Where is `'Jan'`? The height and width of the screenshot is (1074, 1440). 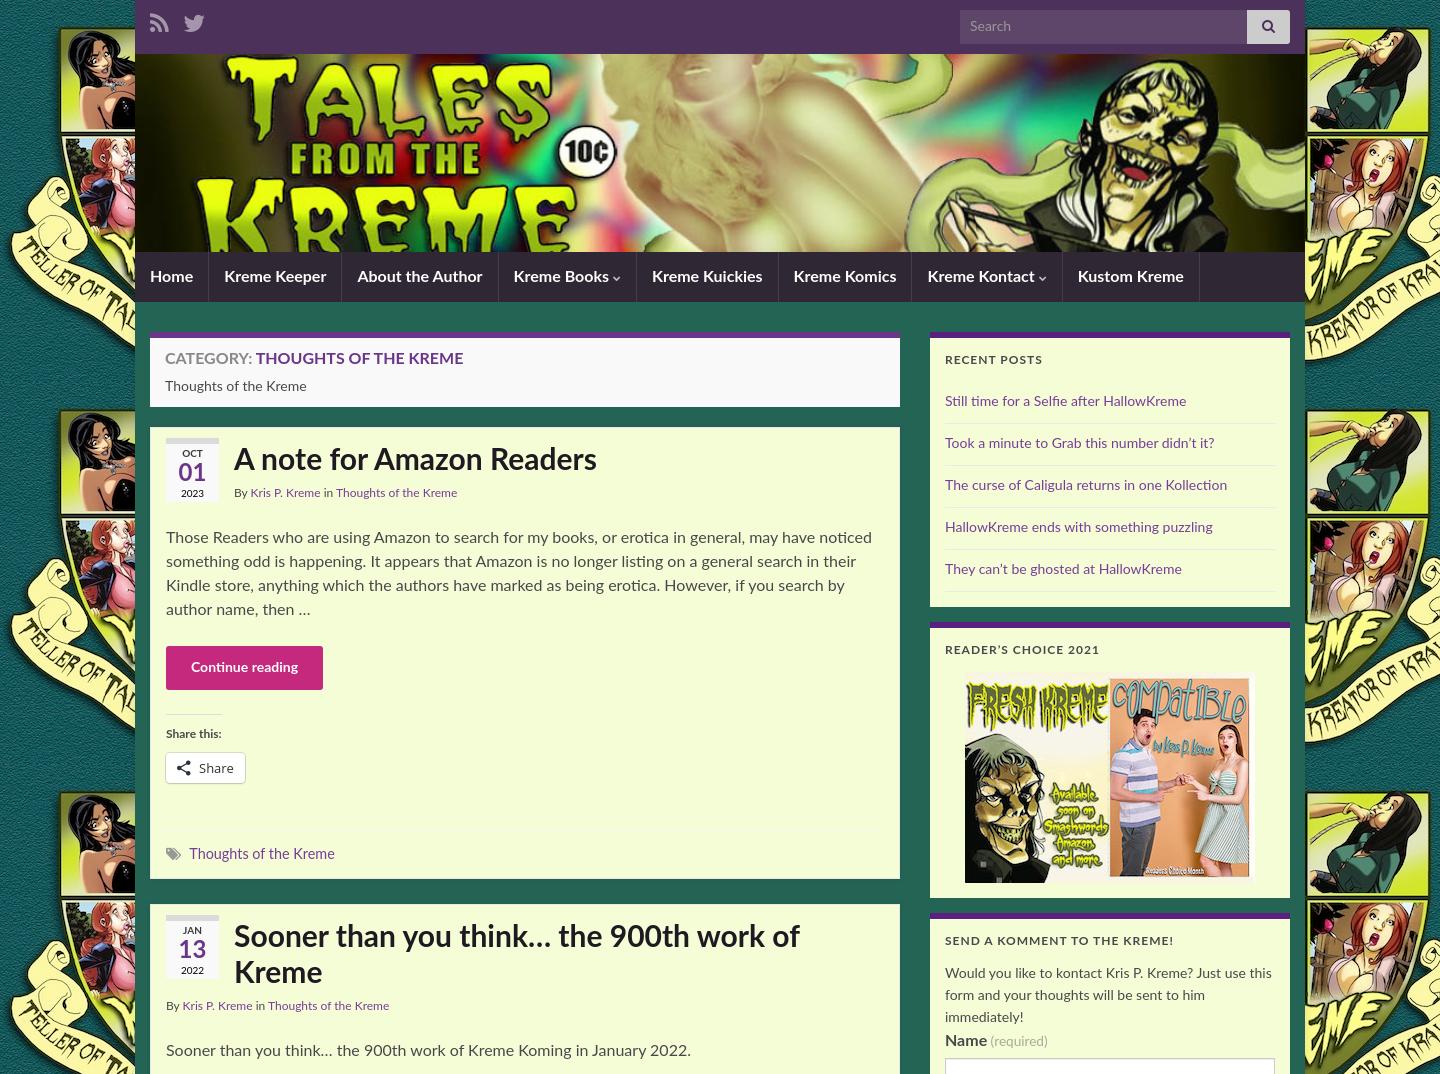
'Jan' is located at coordinates (191, 929).